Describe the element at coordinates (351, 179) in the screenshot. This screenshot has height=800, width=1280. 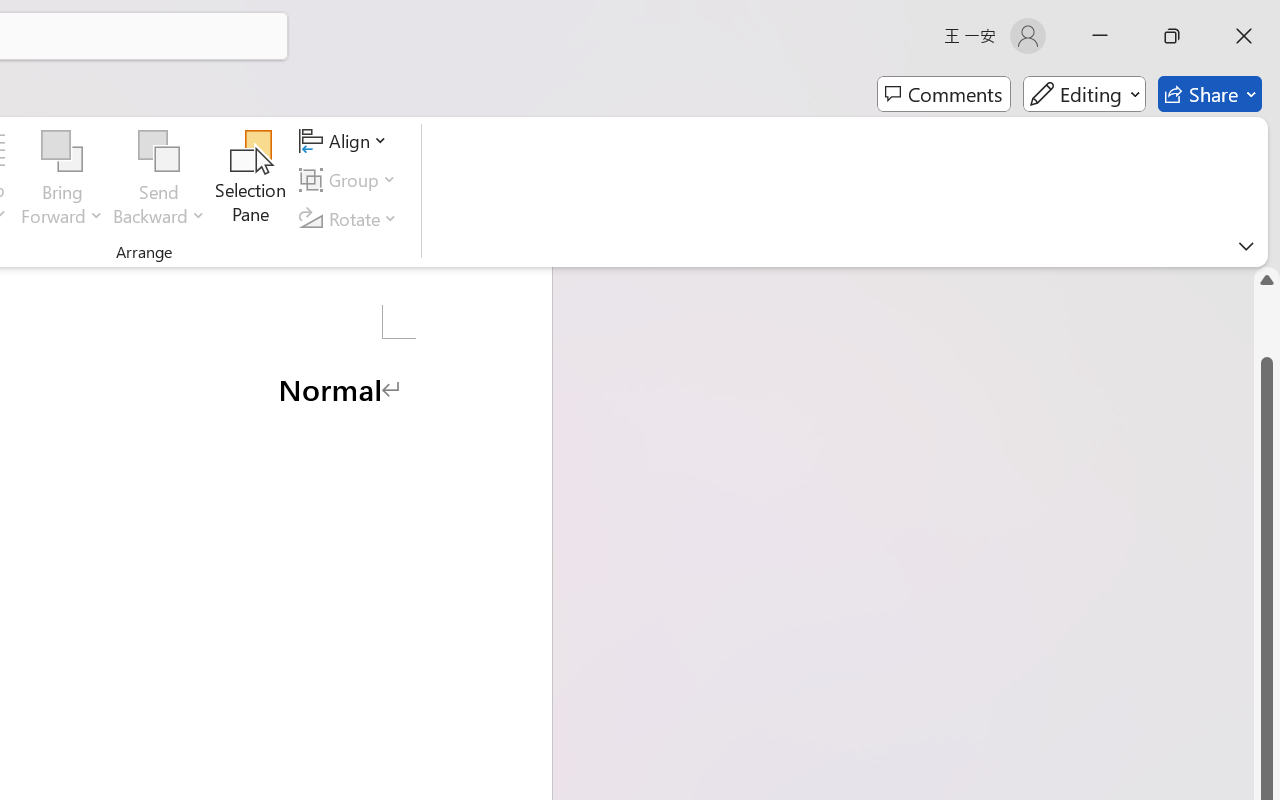
I see `'Group'` at that location.